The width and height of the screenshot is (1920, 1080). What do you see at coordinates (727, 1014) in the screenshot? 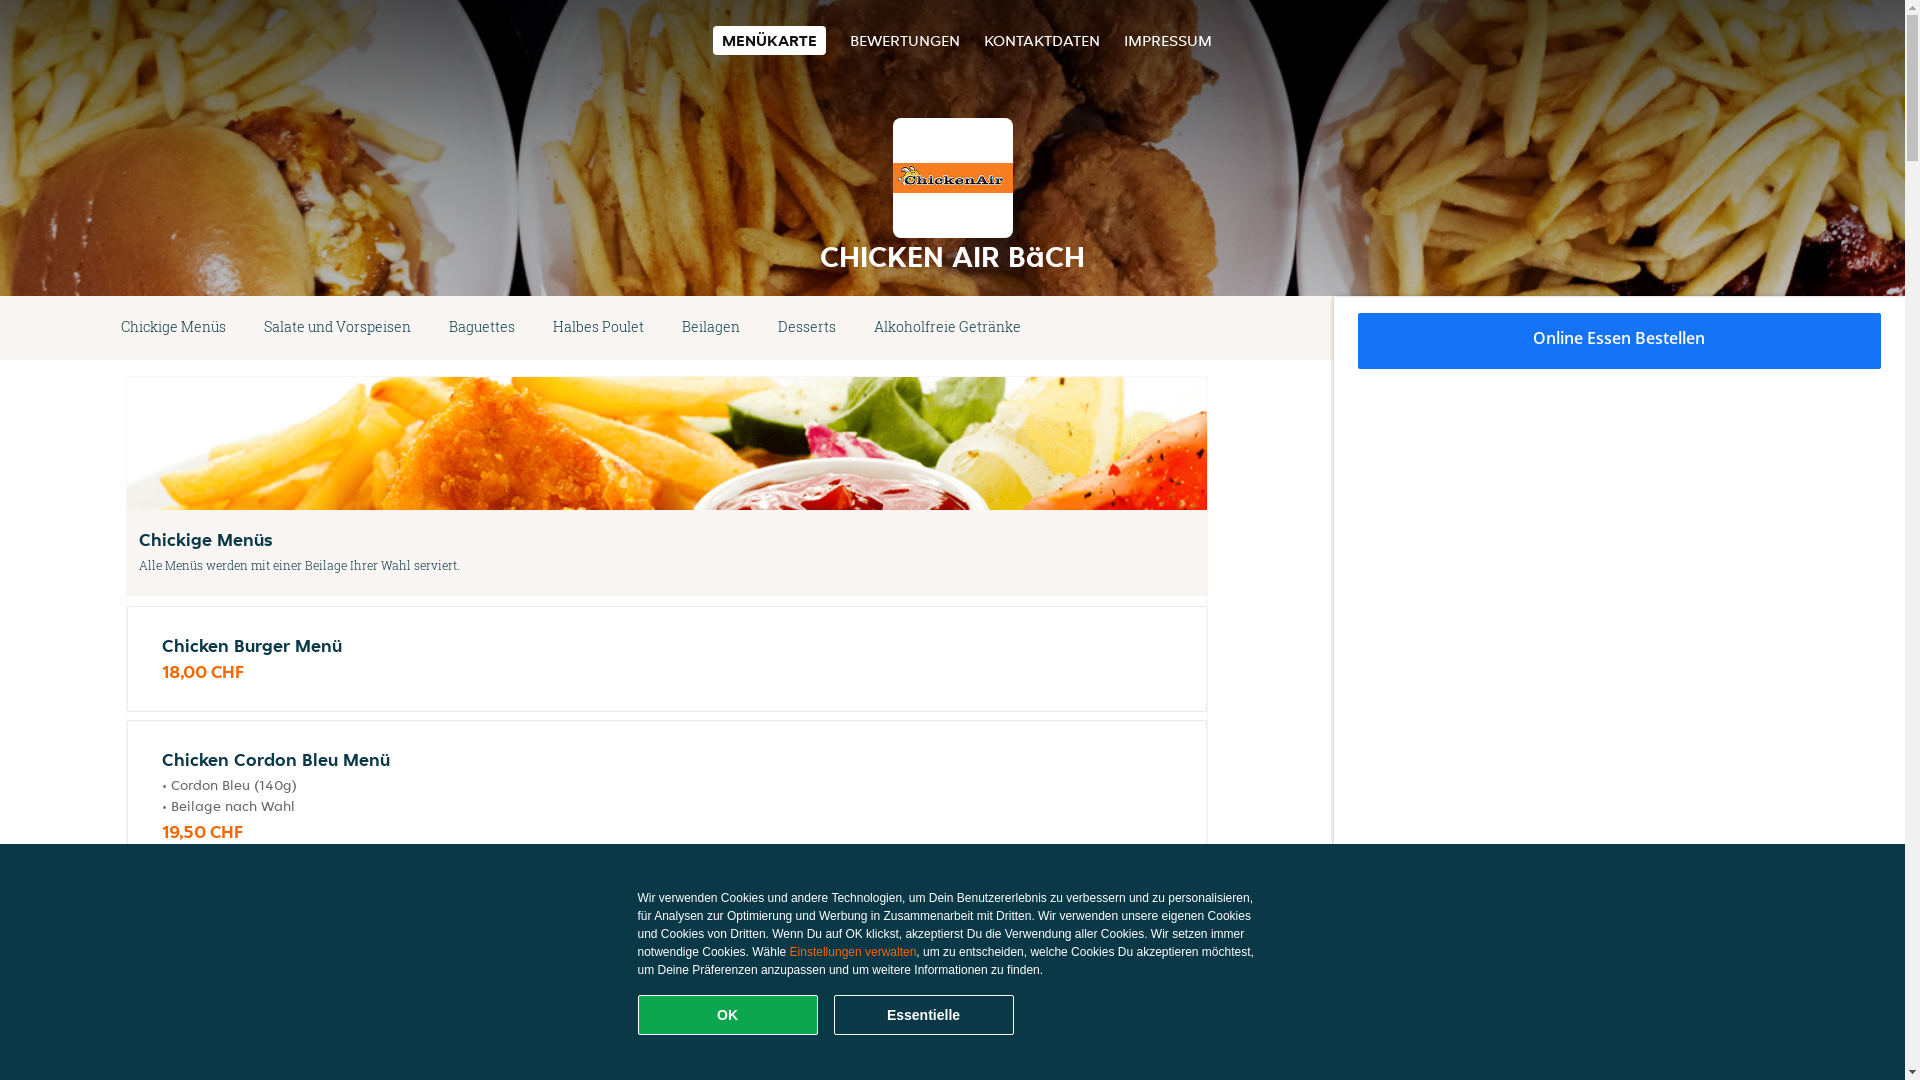
I see `'OK'` at bounding box center [727, 1014].